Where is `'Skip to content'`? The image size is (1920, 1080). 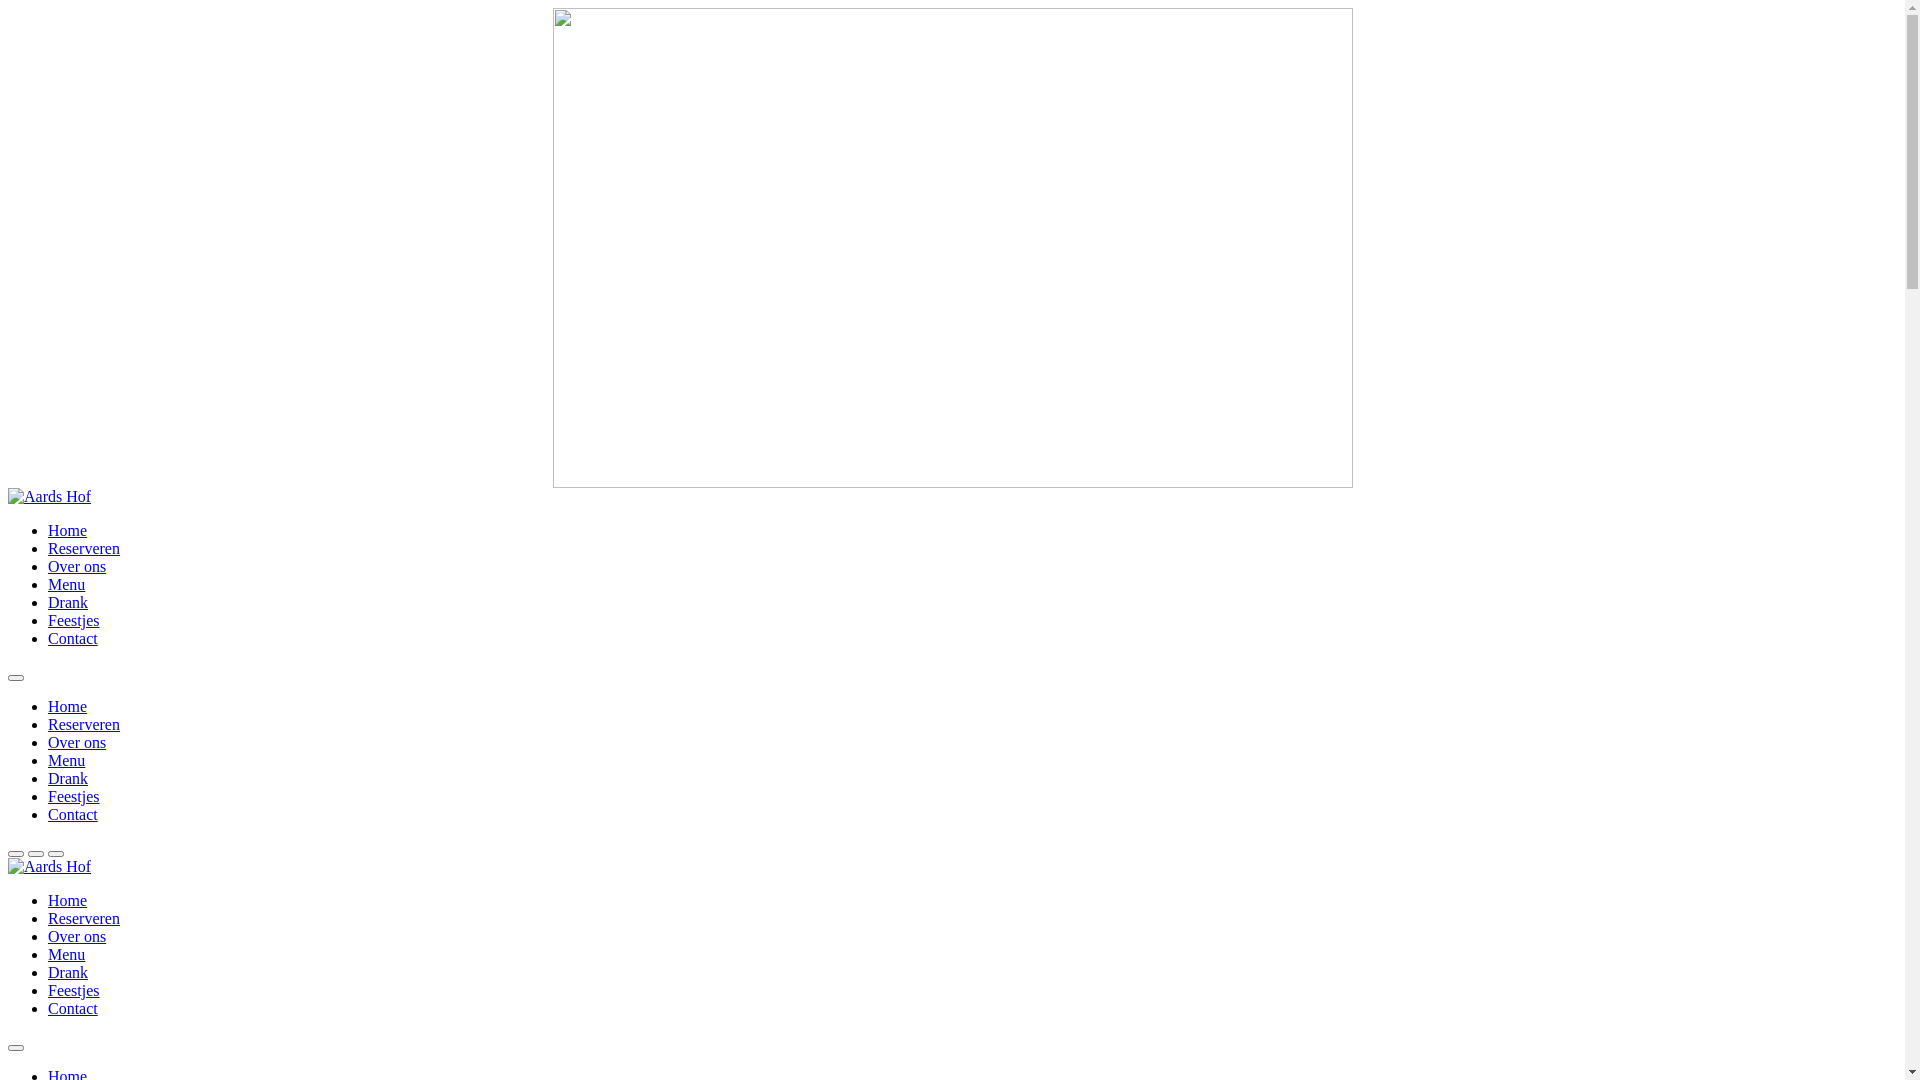 'Skip to content' is located at coordinates (7, 7).